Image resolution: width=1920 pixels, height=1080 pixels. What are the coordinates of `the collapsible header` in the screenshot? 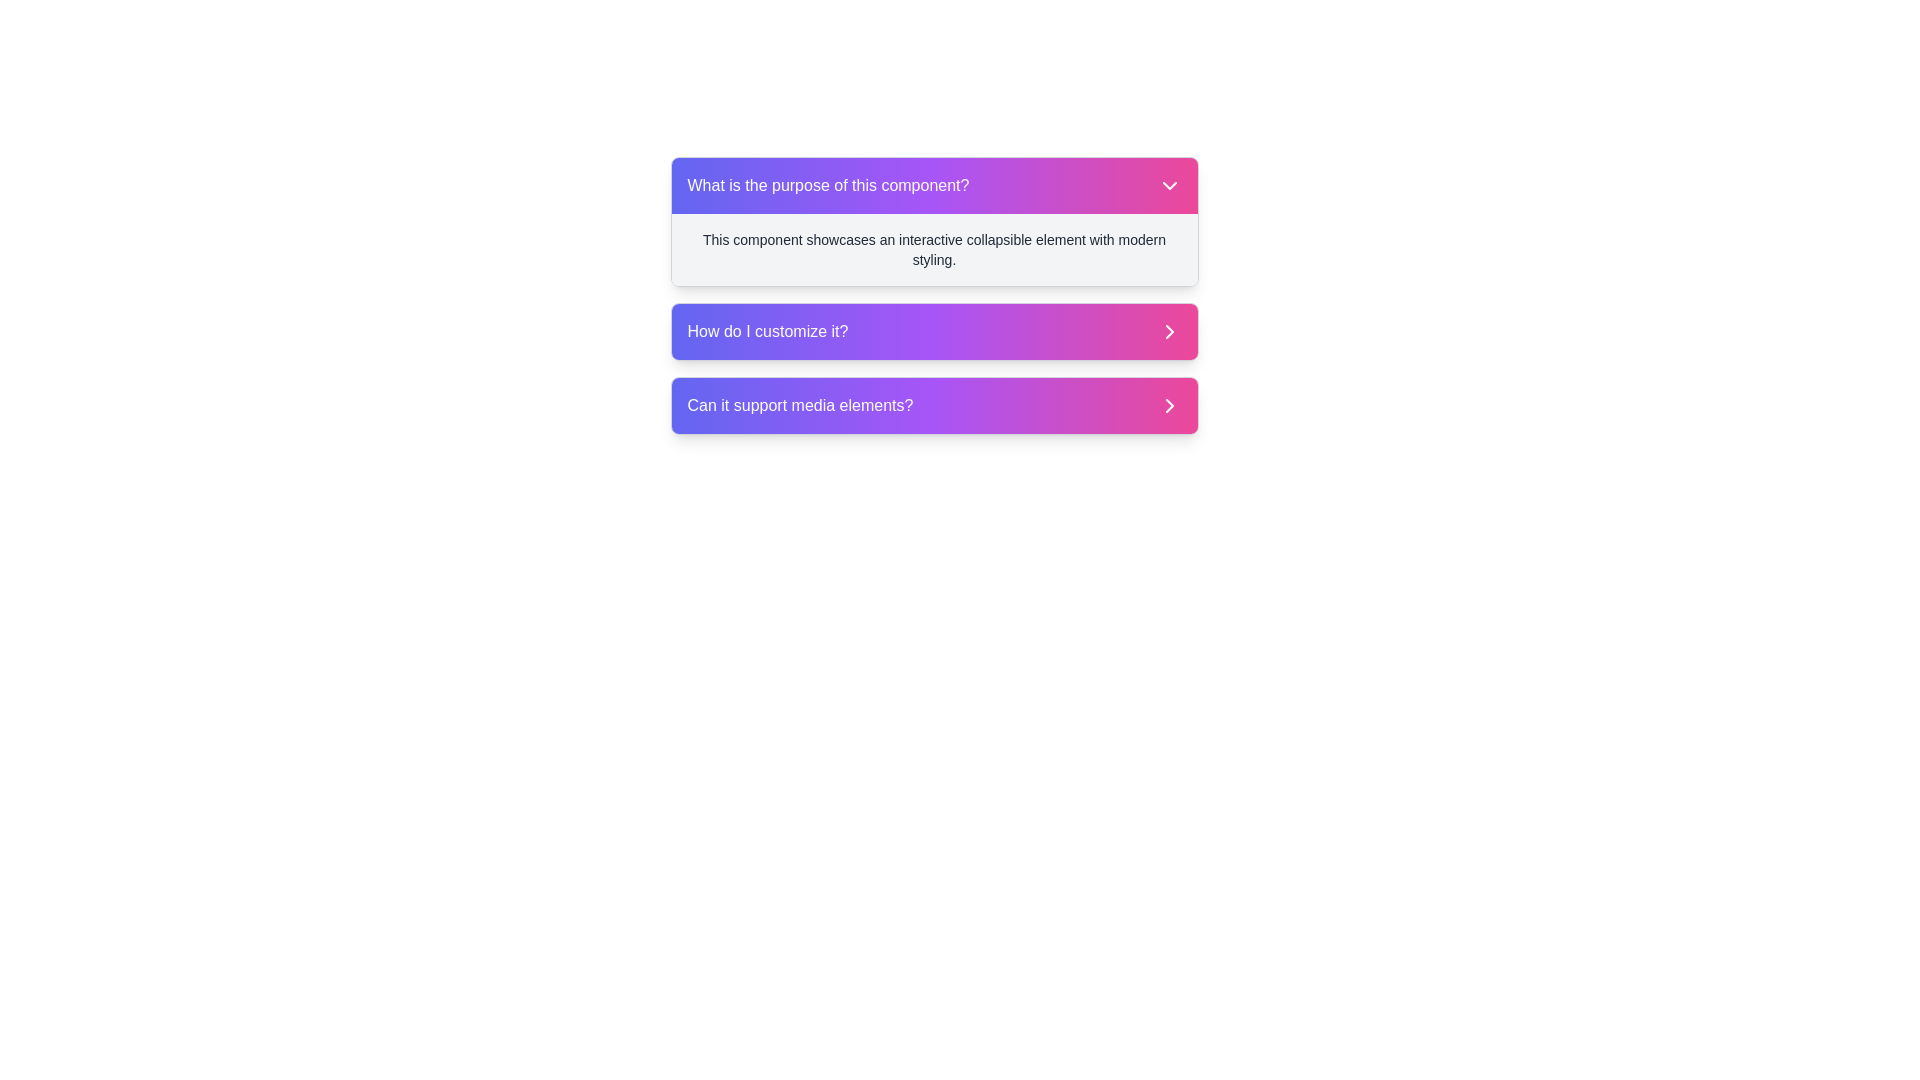 It's located at (933, 185).